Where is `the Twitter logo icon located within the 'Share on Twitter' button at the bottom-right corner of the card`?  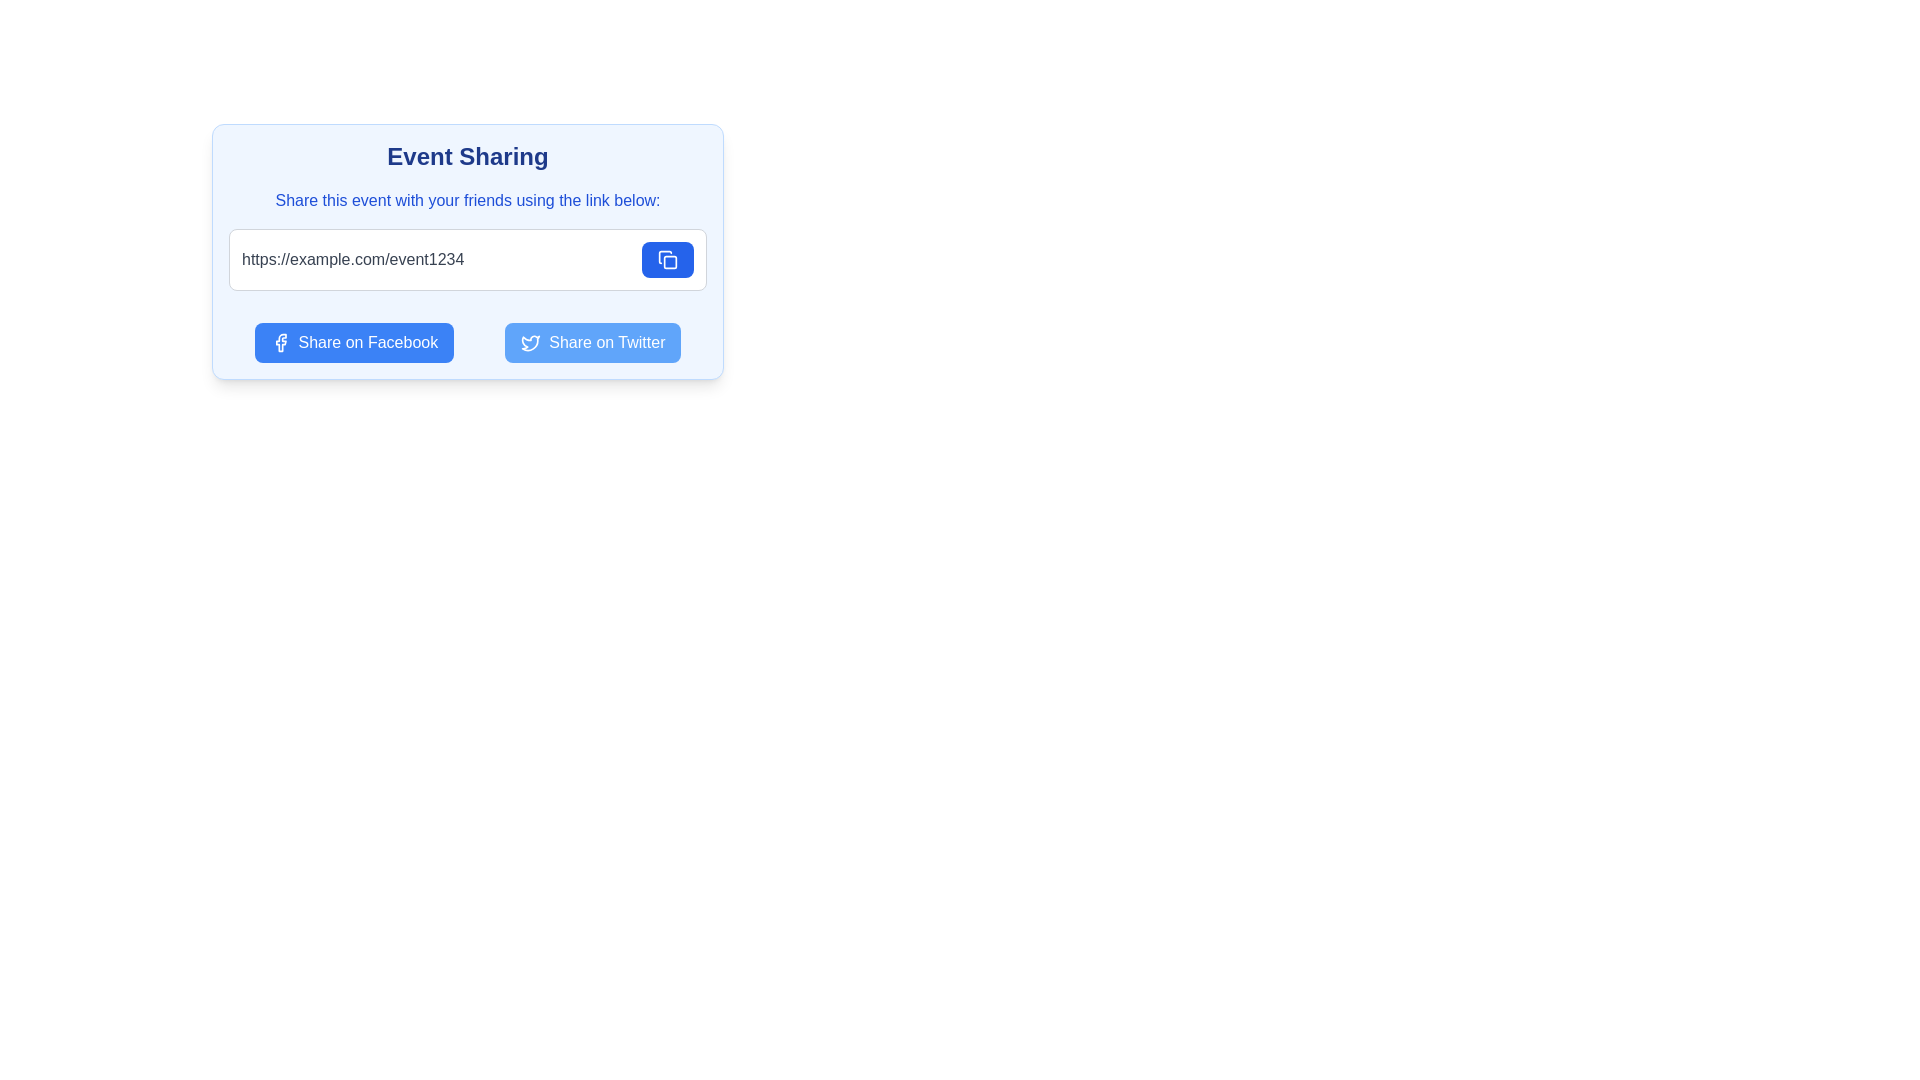 the Twitter logo icon located within the 'Share on Twitter' button at the bottom-right corner of the card is located at coordinates (531, 342).